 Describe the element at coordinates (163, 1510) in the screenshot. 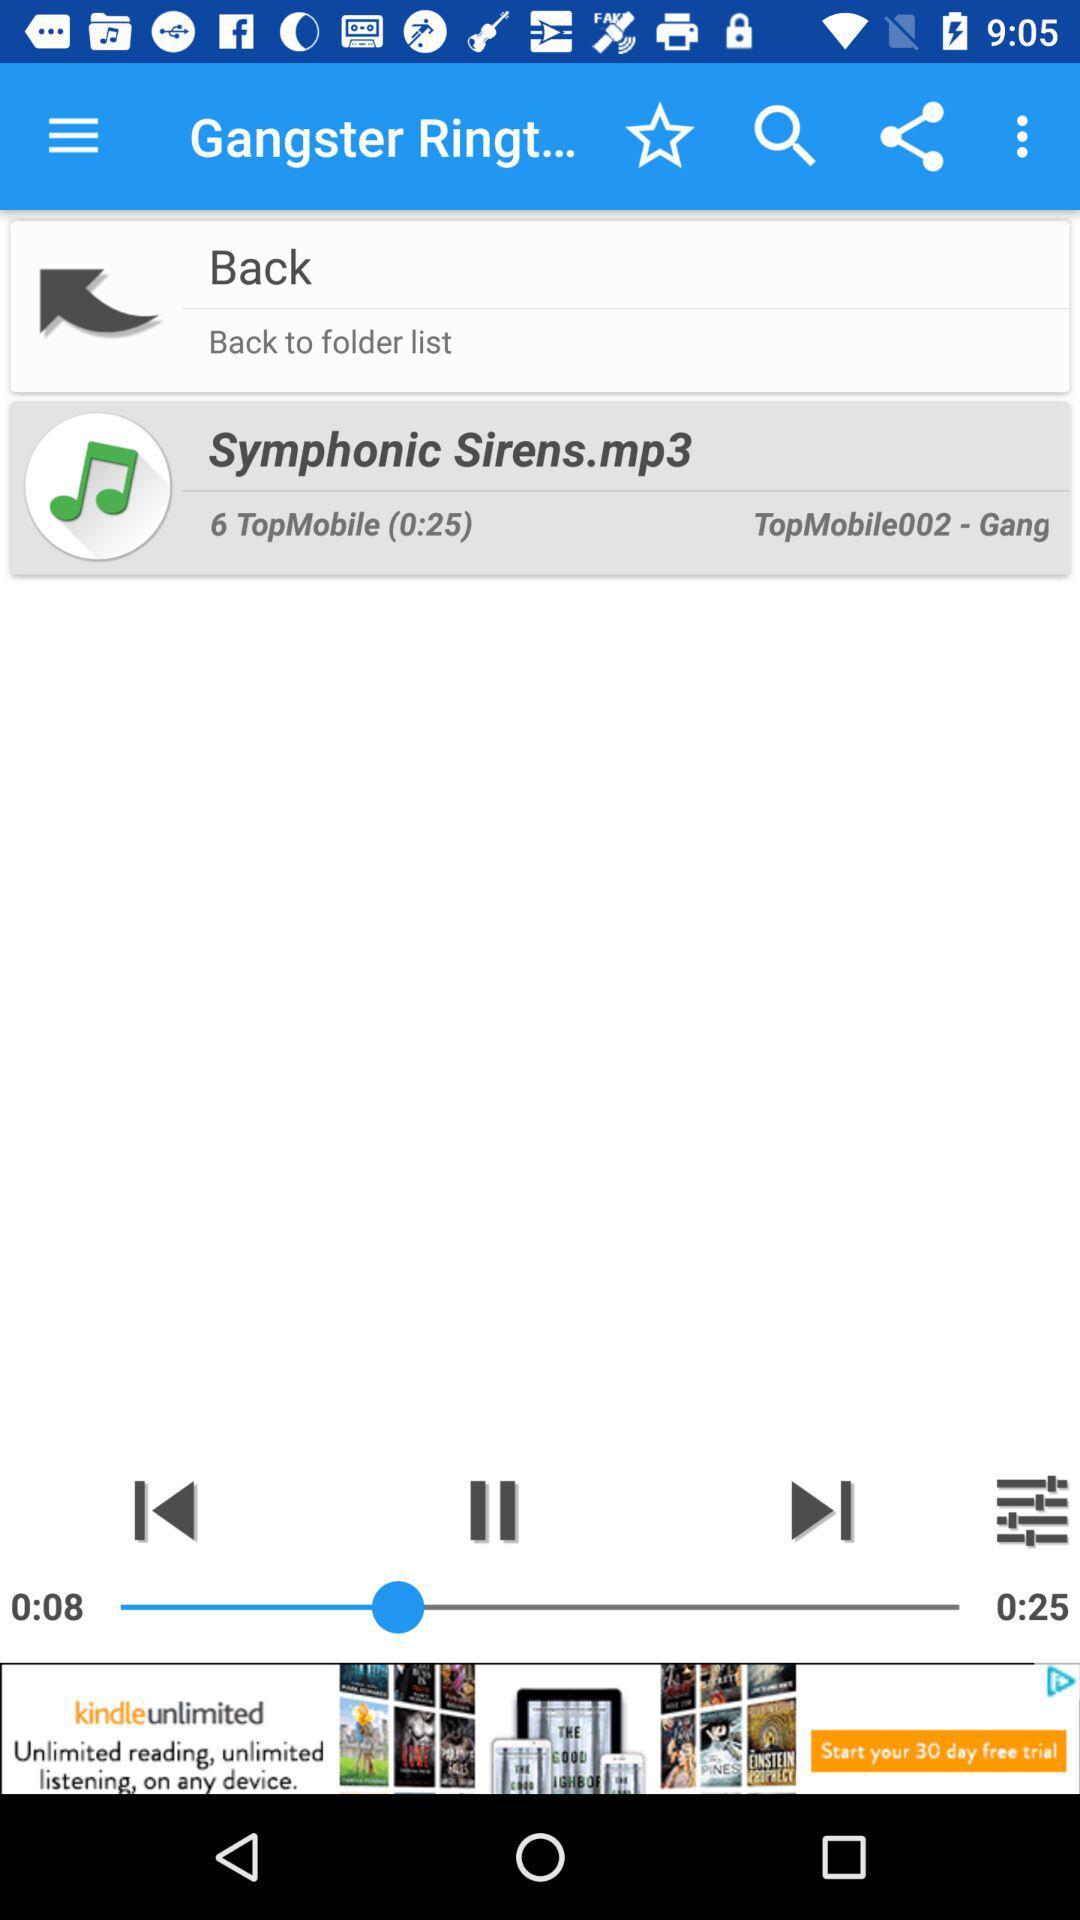

I see `the font icon` at that location.